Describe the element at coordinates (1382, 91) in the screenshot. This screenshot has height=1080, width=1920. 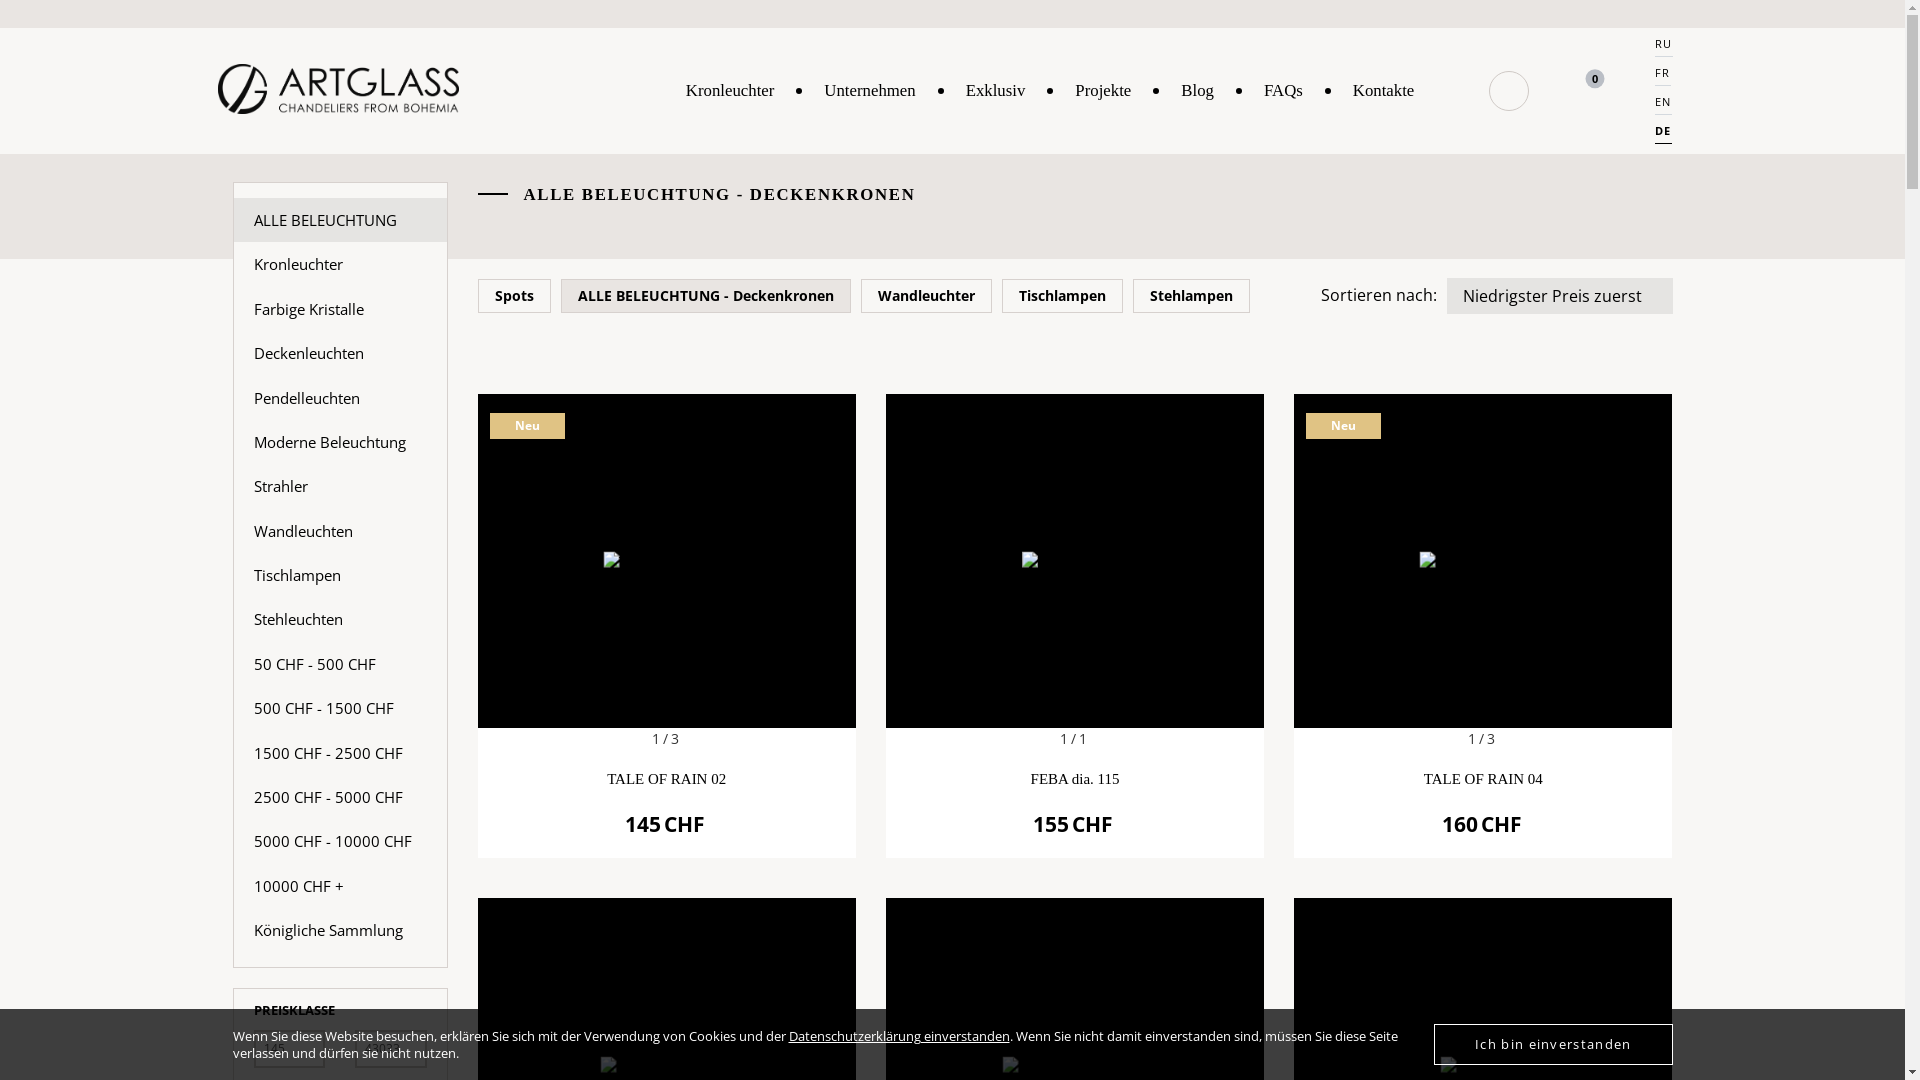
I see `'Kontakte'` at that location.